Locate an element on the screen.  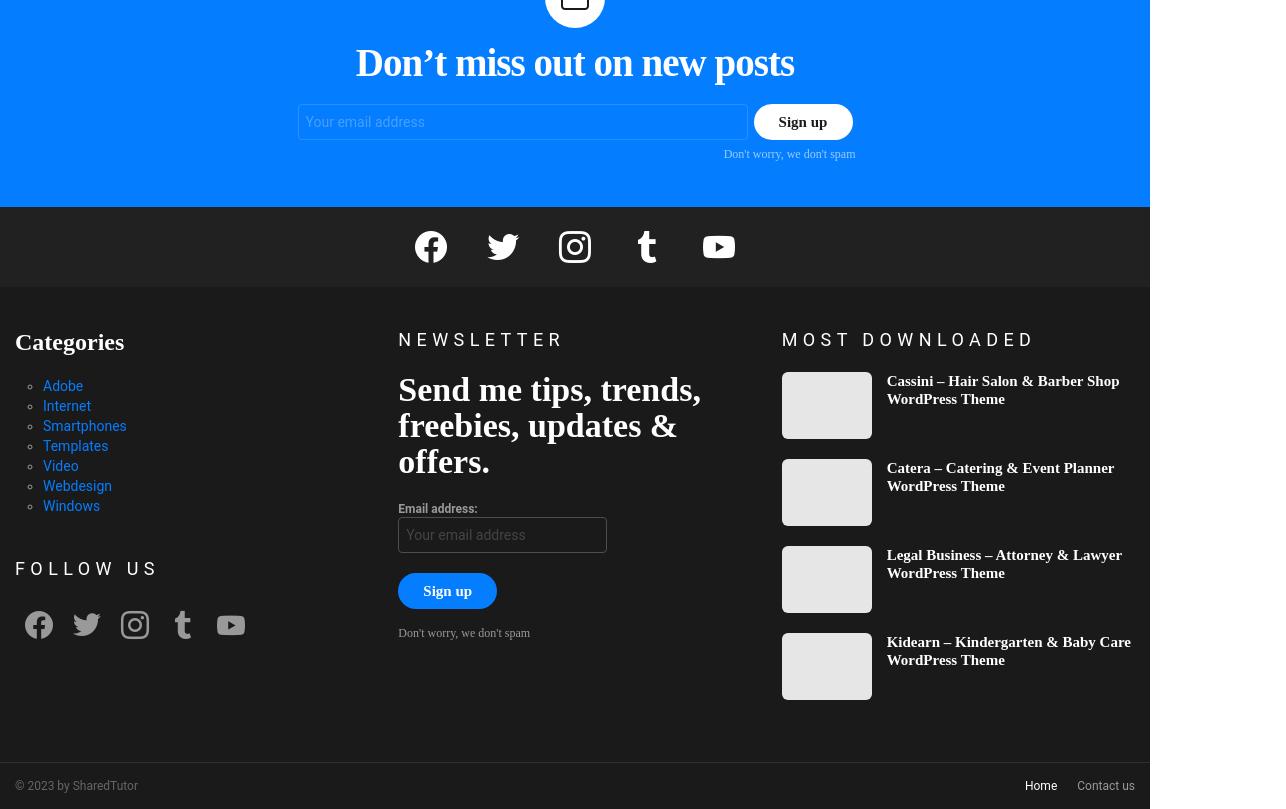
'Catera – Catering & Event Planner WordPress Theme' is located at coordinates (886, 475).